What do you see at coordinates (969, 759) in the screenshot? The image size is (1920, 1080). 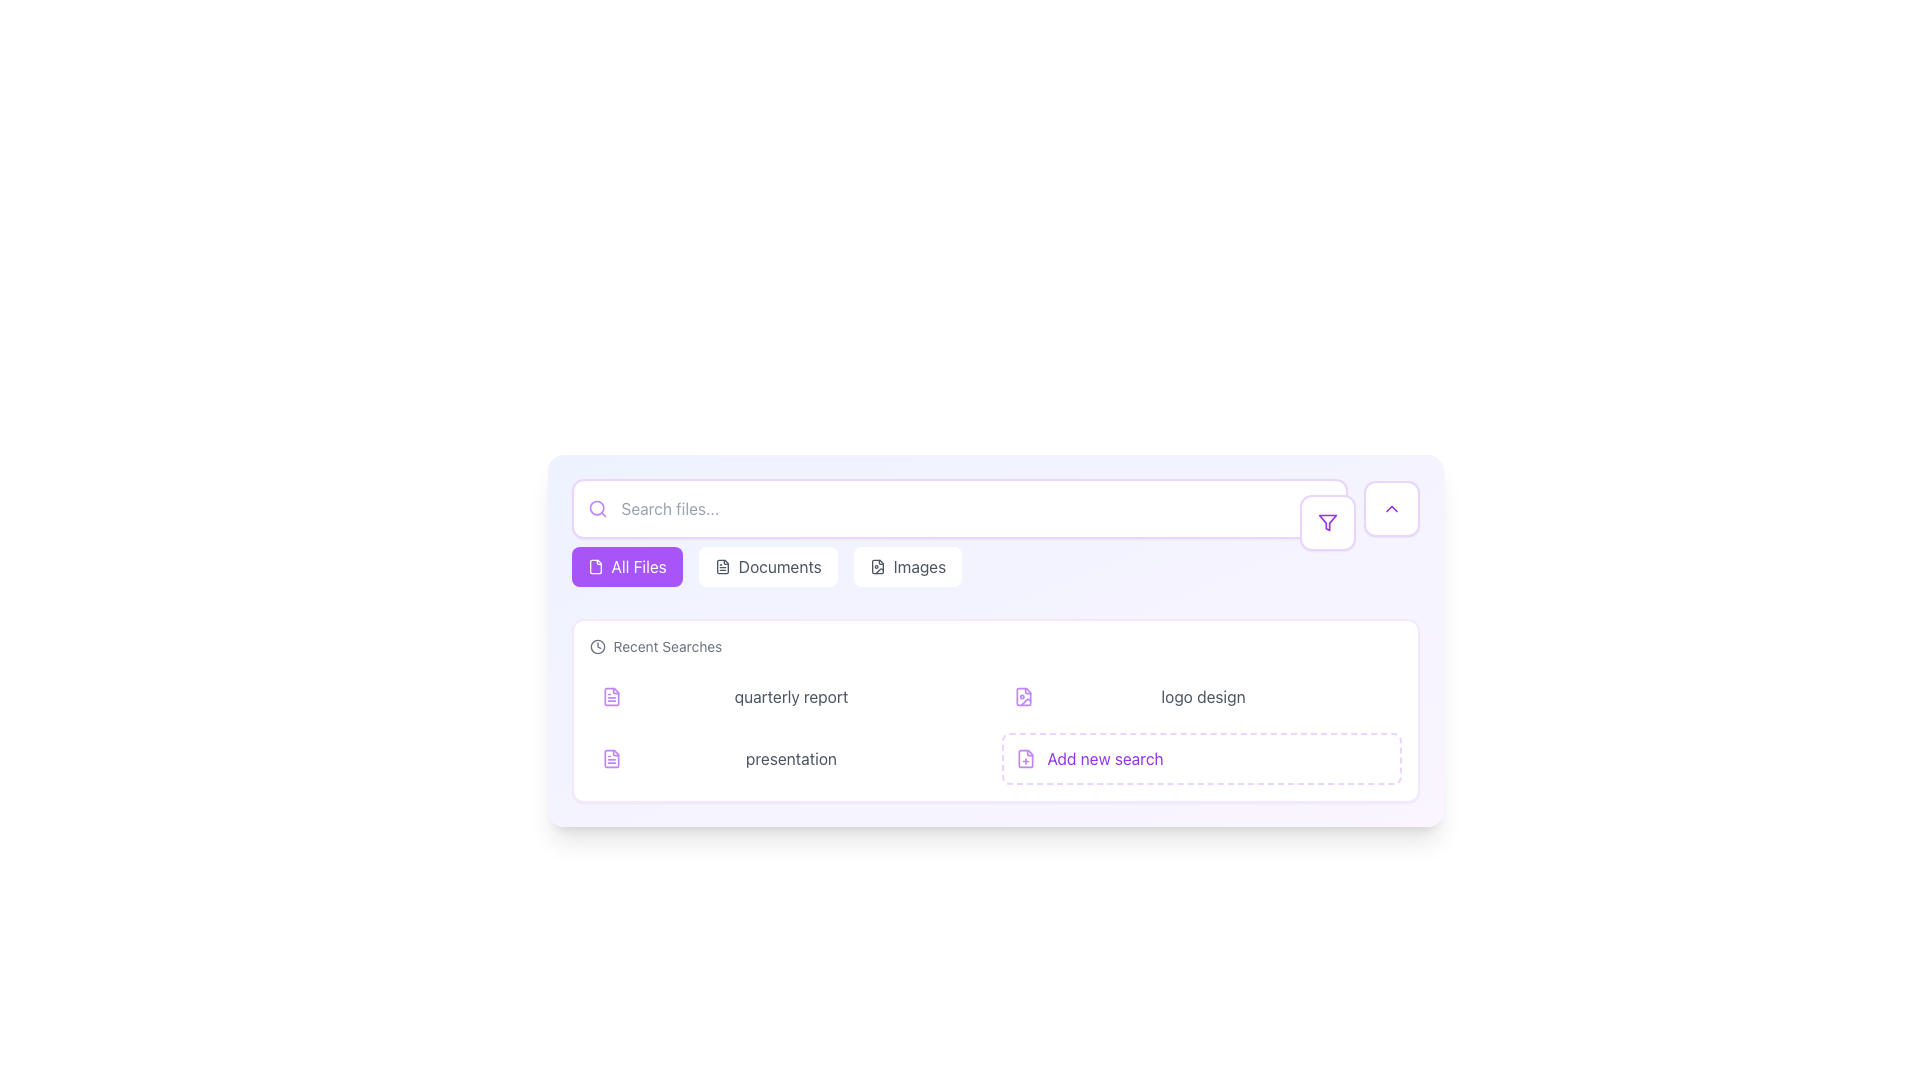 I see `the button at the far right of the 'presentation' search entry` at bounding box center [969, 759].